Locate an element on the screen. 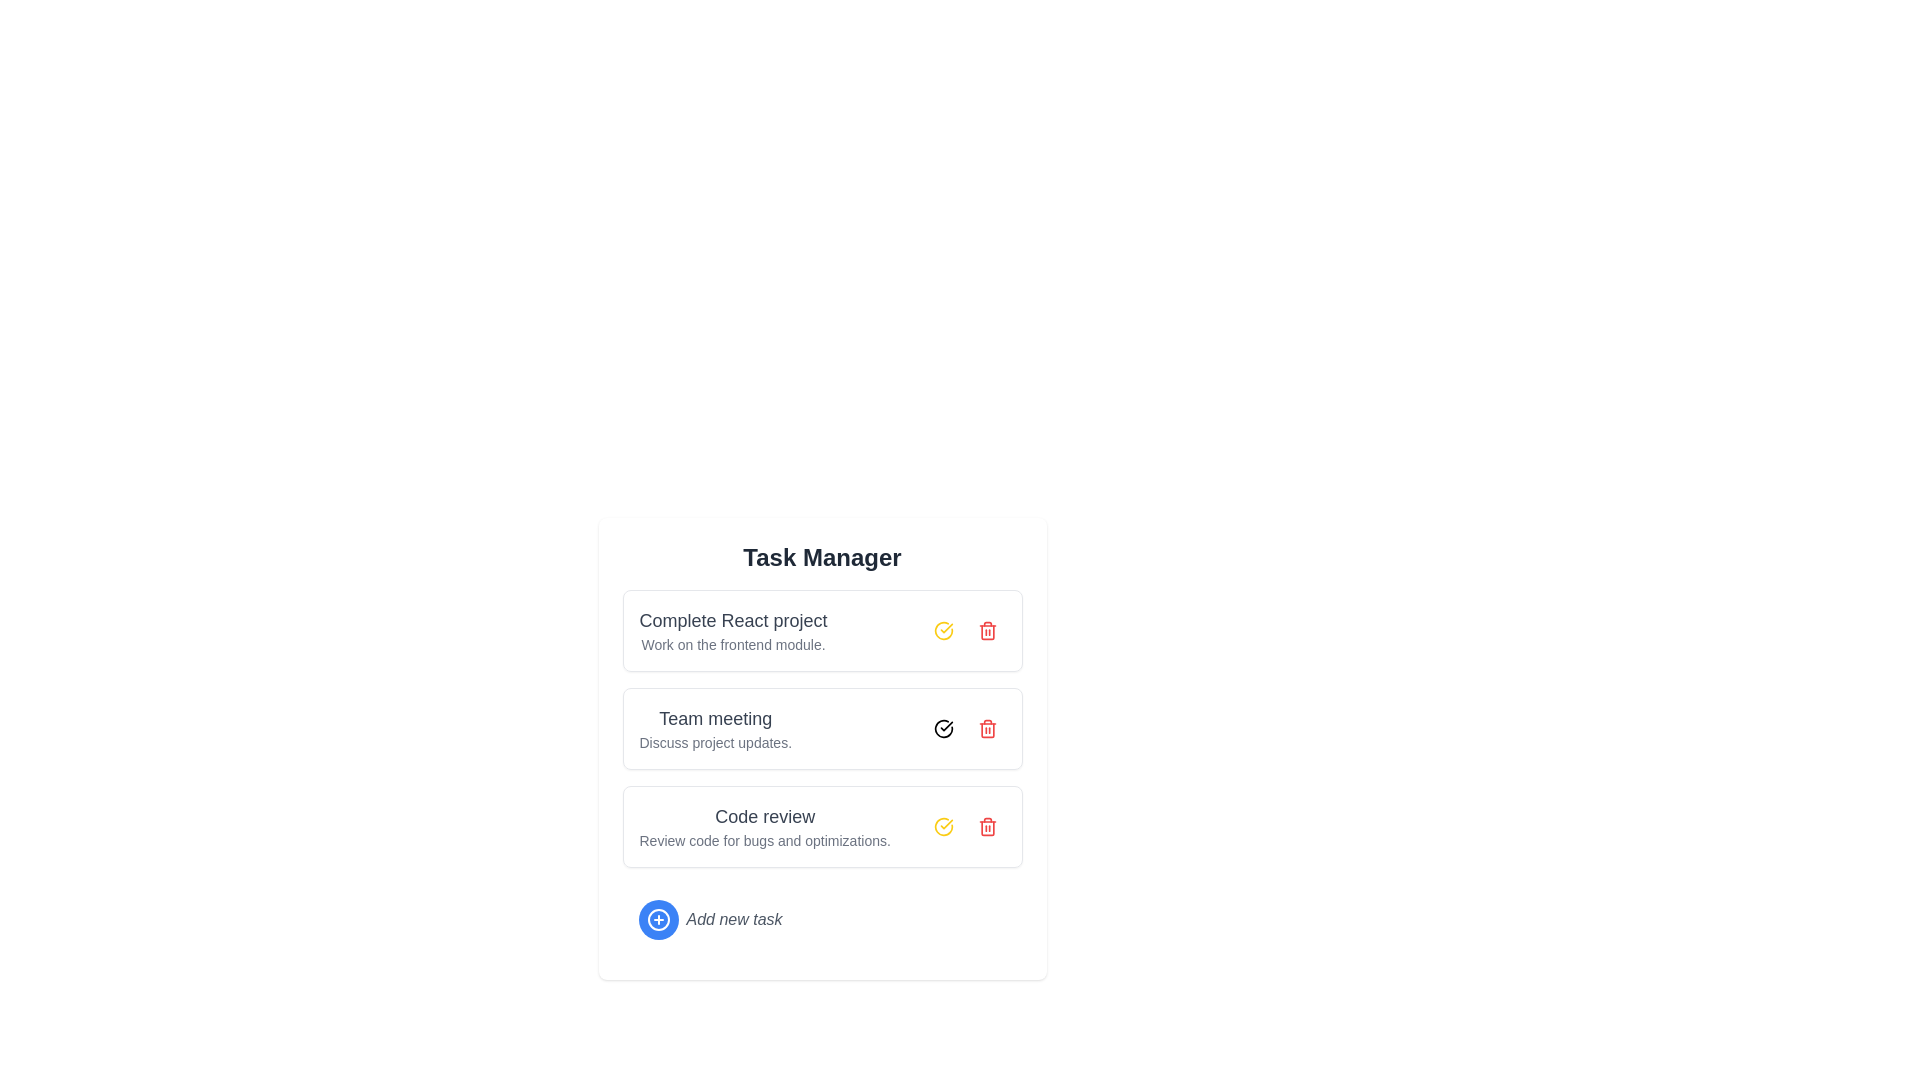  the circular button icon with a '+' sign to create a new task located at the bottom section of the task manager interface, beneath the listed tasks and next to the label 'Add new task.' is located at coordinates (658, 920).